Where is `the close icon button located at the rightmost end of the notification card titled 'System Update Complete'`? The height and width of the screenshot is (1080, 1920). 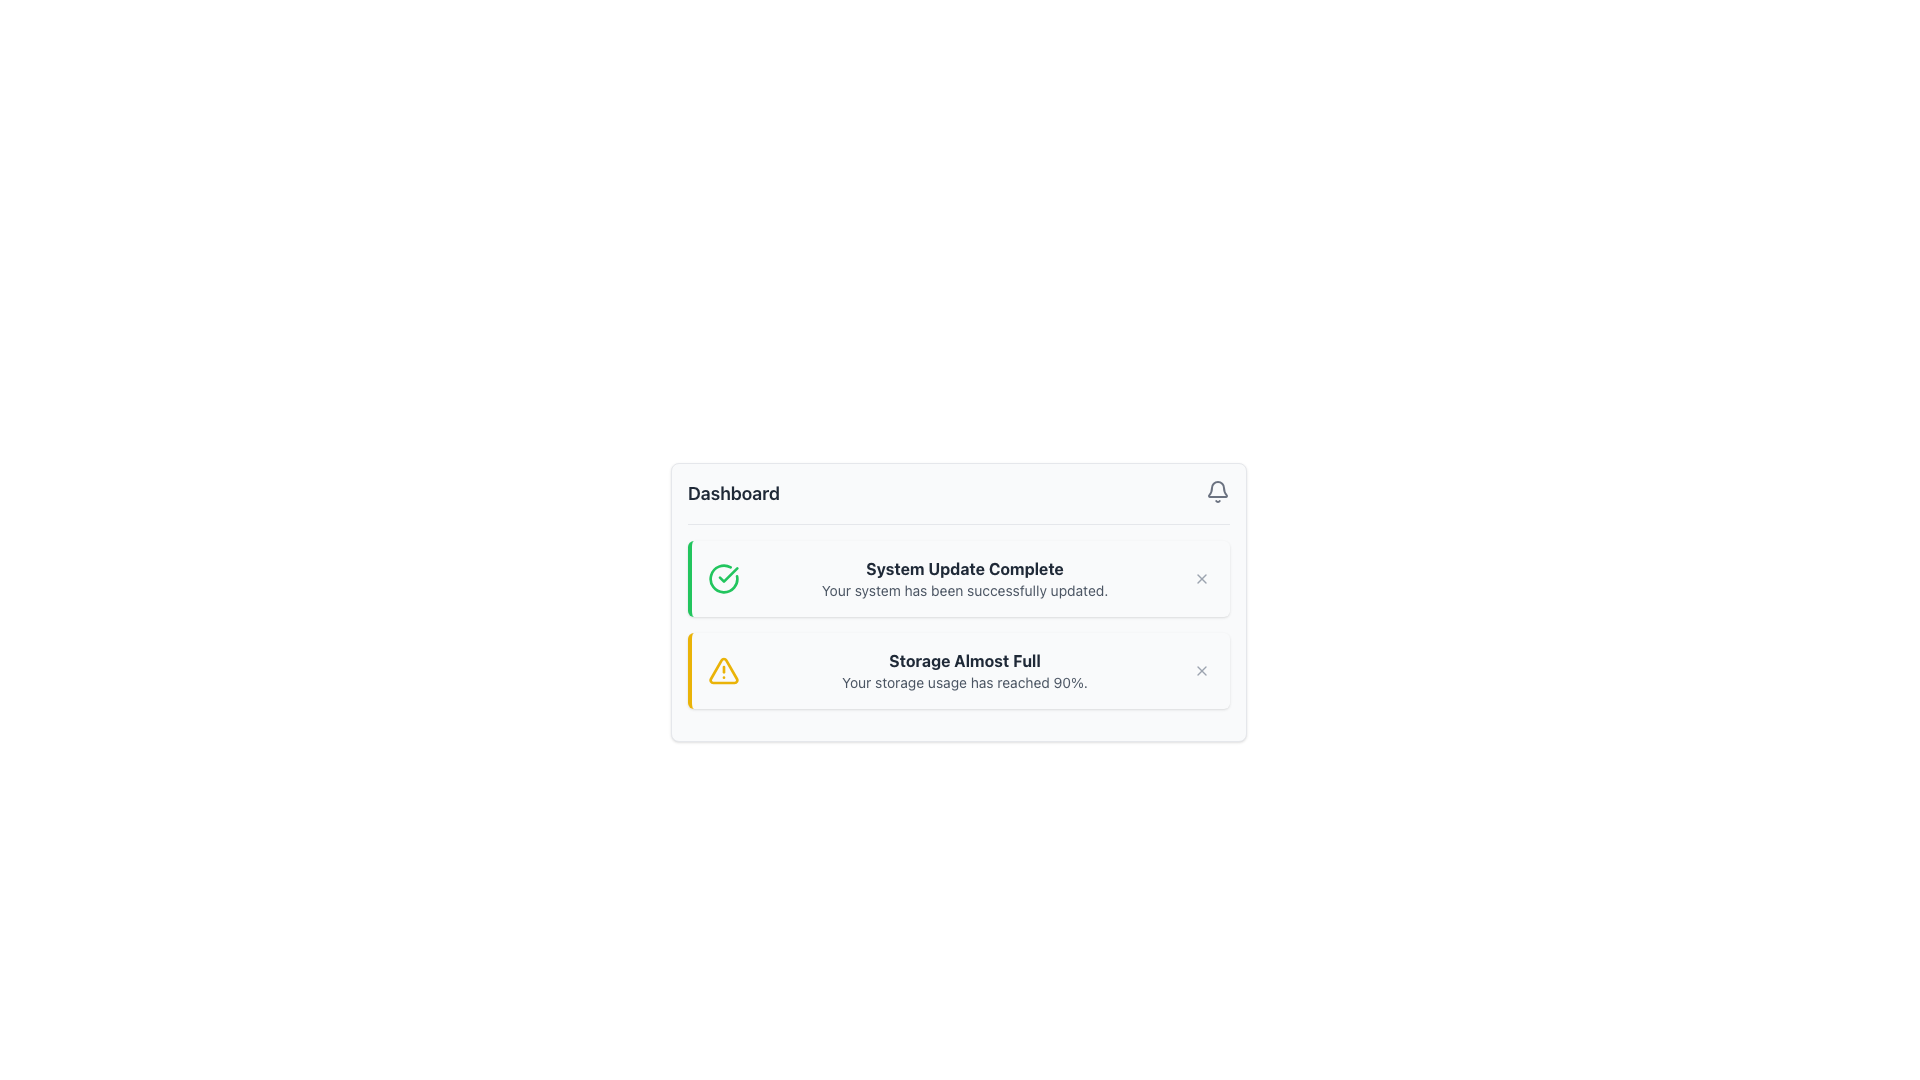
the close icon button located at the rightmost end of the notification card titled 'System Update Complete' is located at coordinates (1200, 578).